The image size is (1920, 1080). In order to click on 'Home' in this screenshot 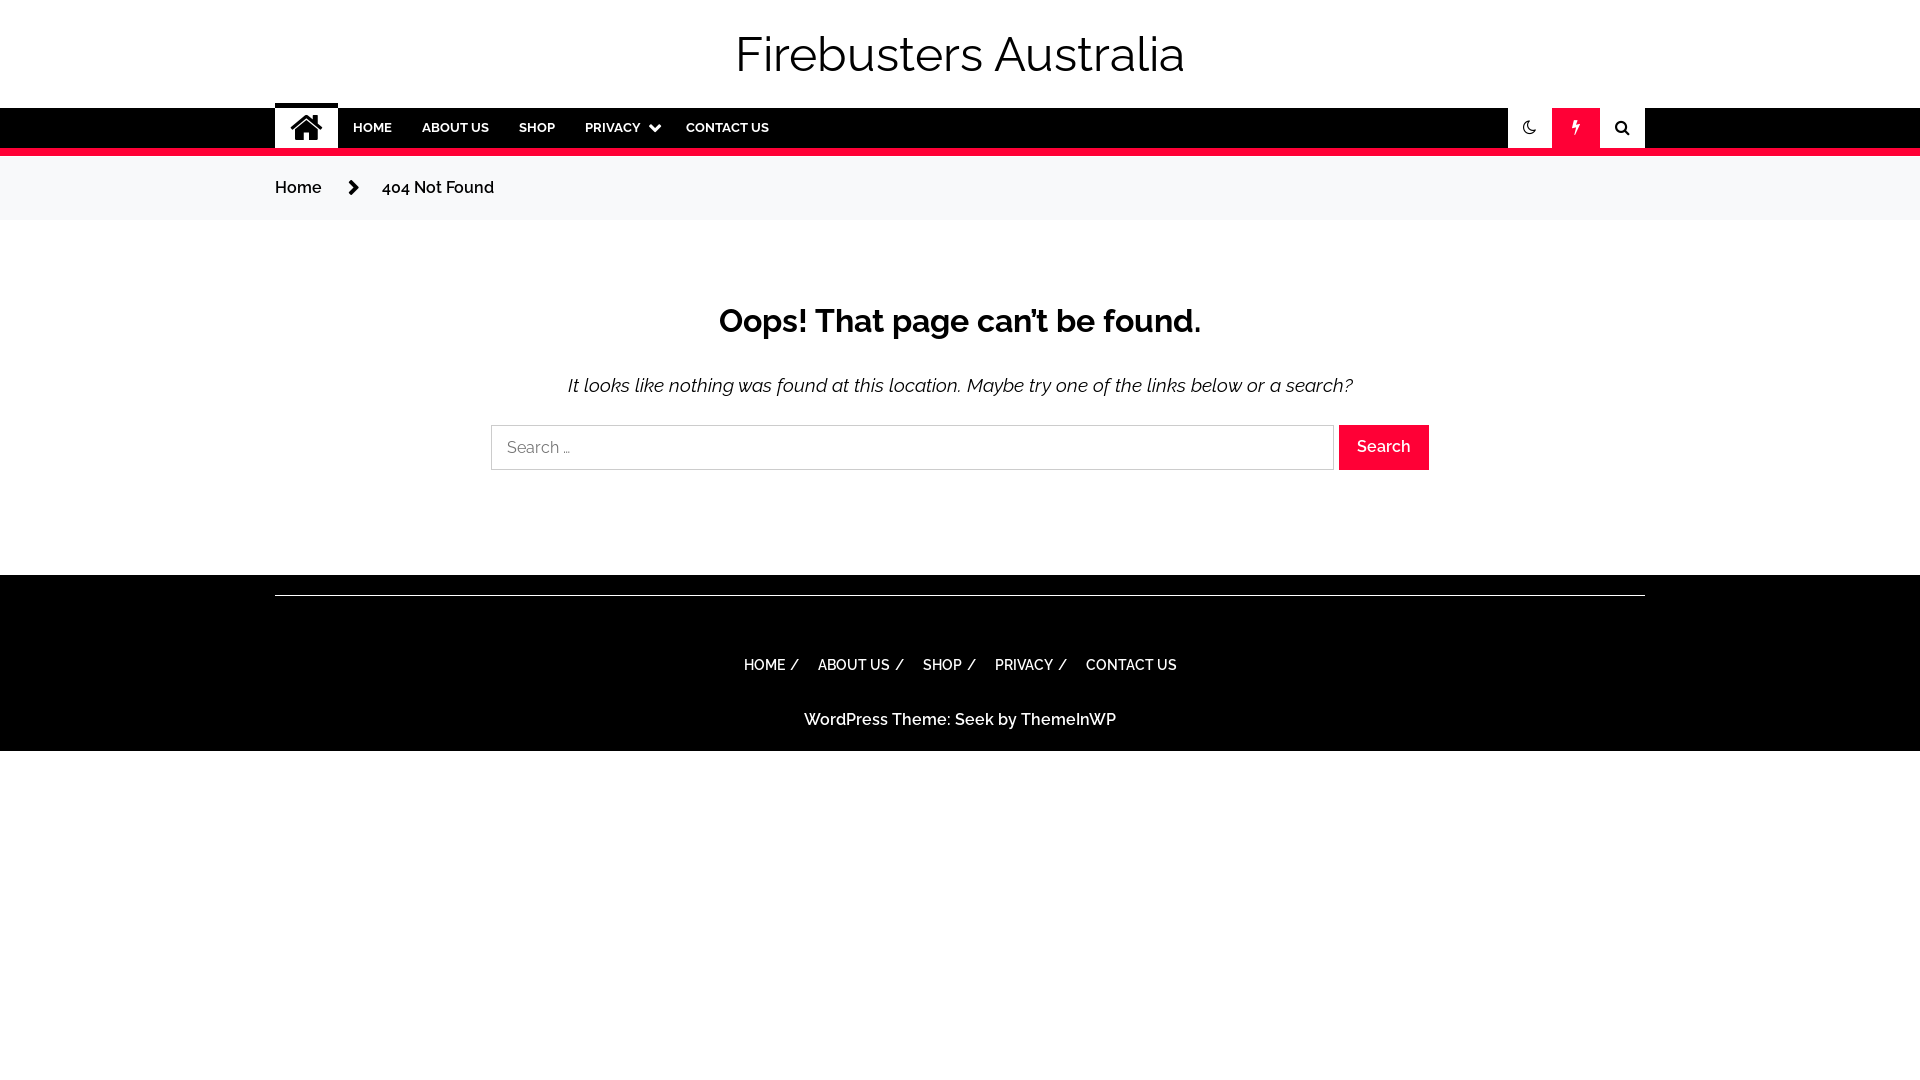, I will do `click(305, 127)`.